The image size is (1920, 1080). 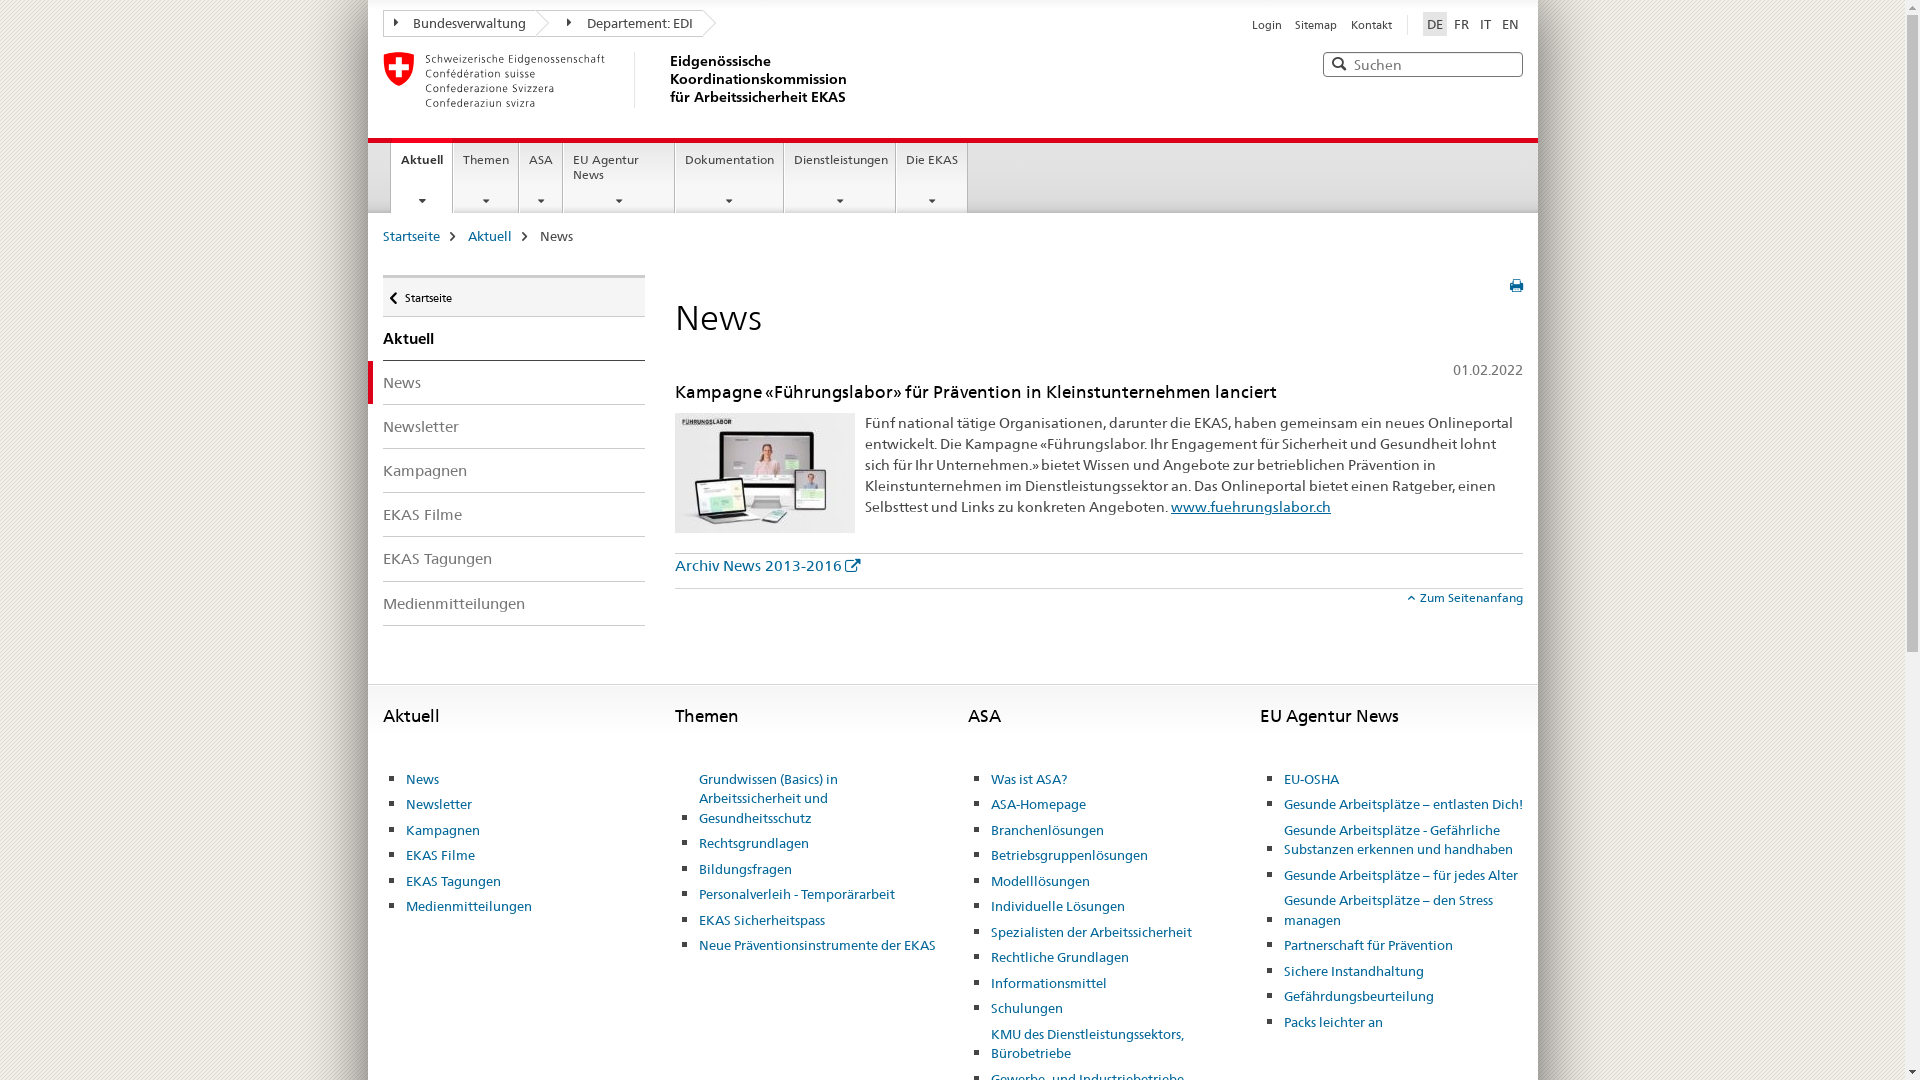 I want to click on 'EKAS Filme', so click(x=513, y=513).